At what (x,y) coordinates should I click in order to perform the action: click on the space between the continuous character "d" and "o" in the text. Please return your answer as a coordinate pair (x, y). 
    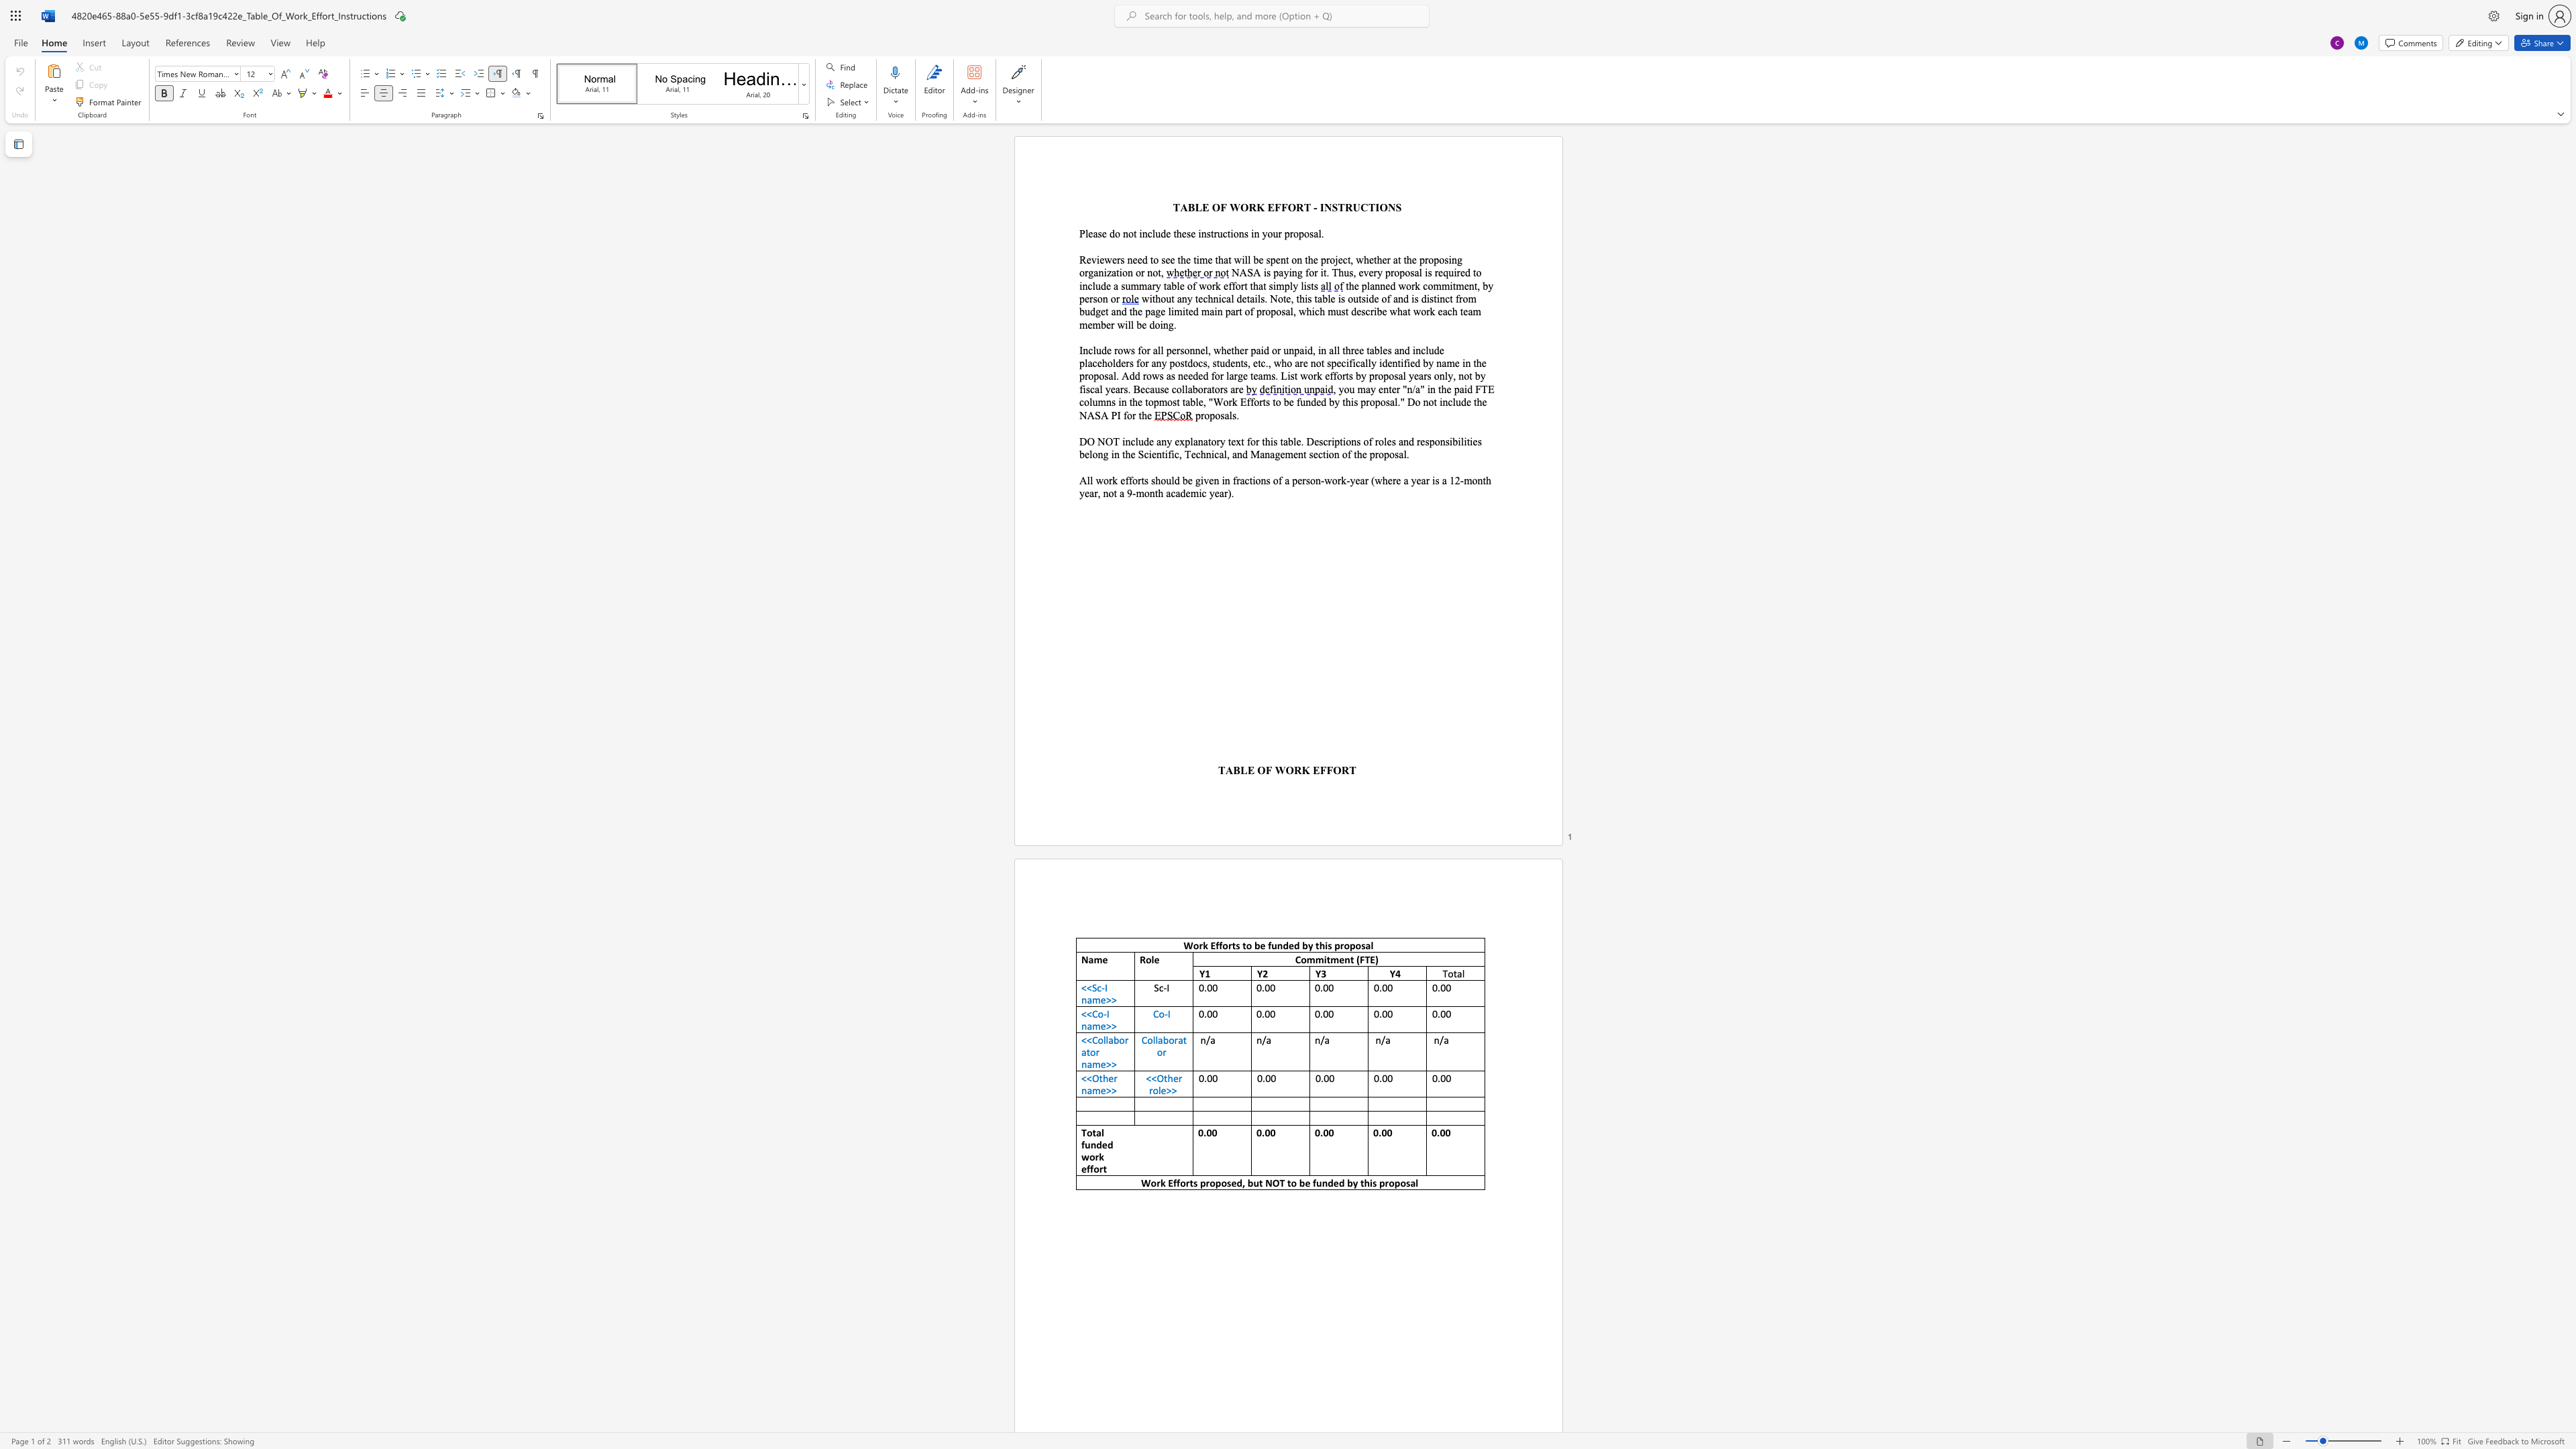
    Looking at the image, I should click on (1192, 362).